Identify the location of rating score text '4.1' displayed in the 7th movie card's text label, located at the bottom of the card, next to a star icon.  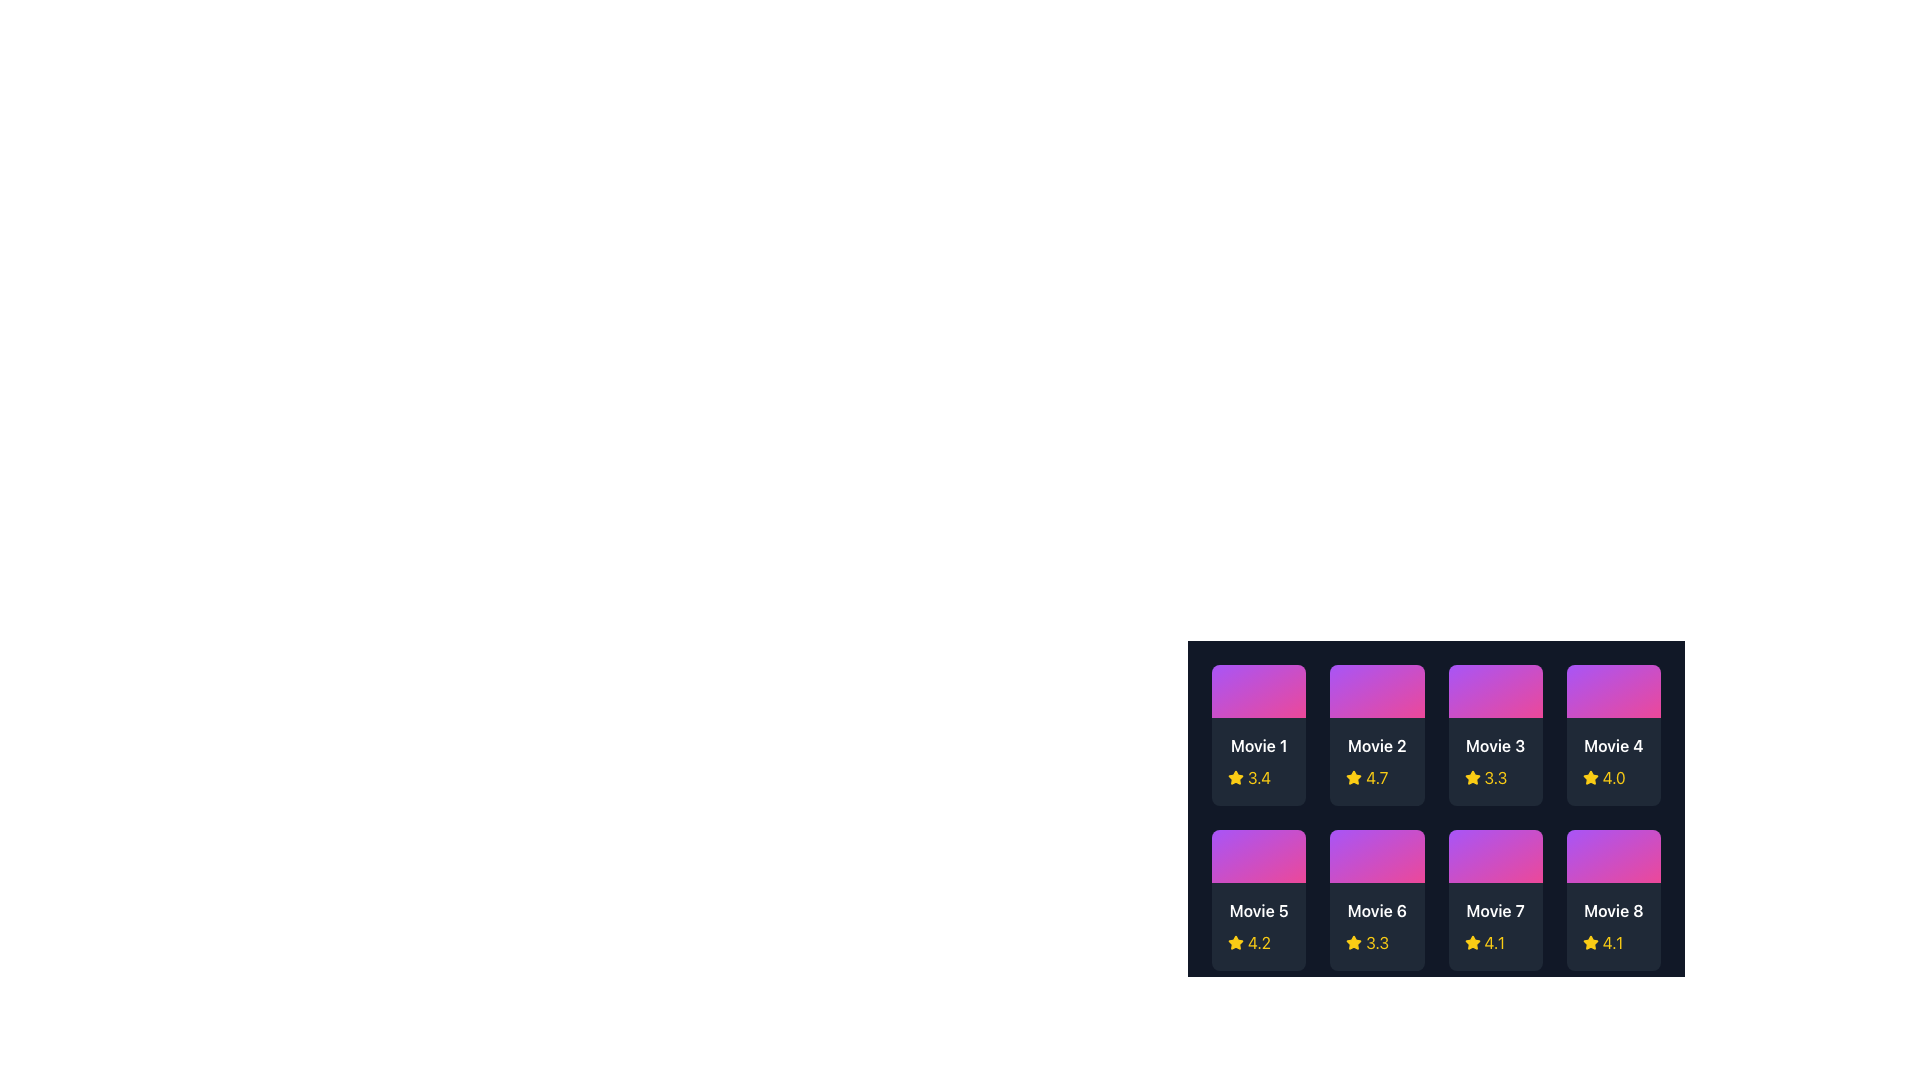
(1494, 943).